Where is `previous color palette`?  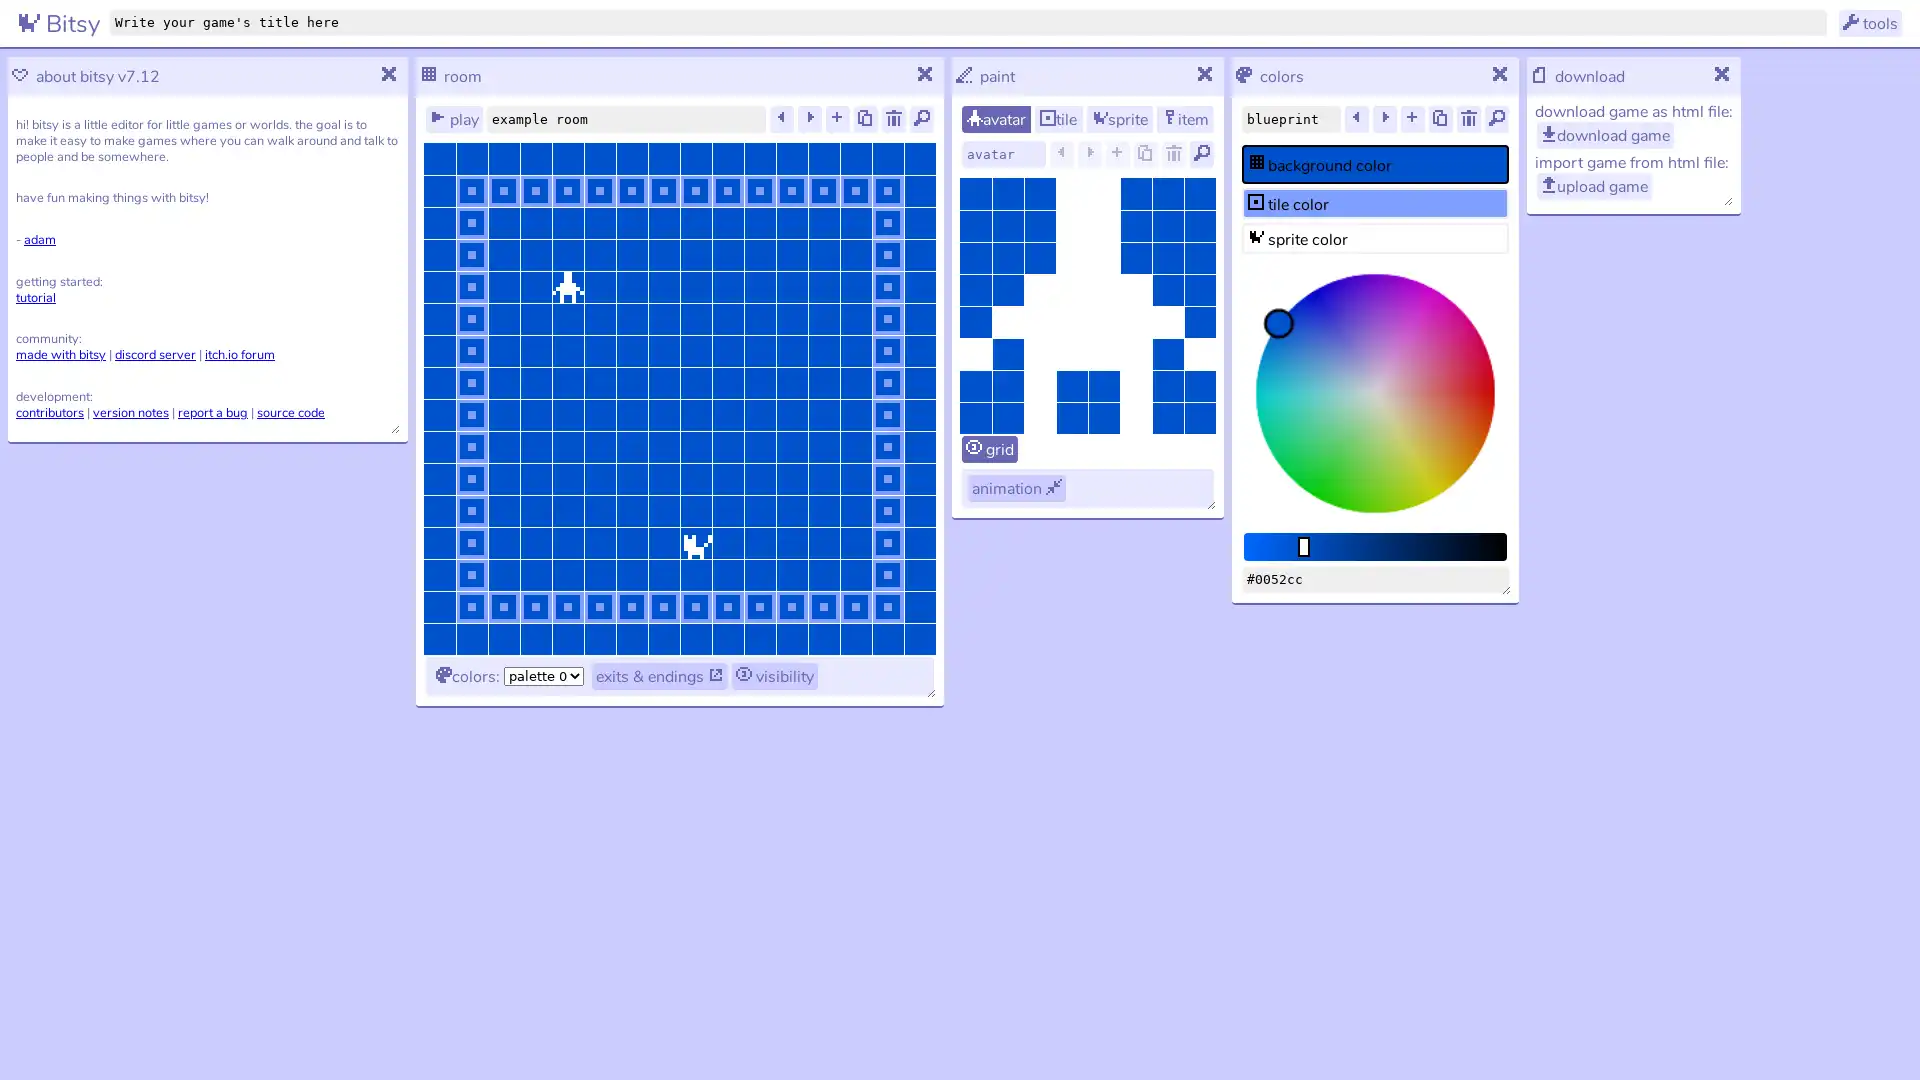 previous color palette is located at coordinates (1357, 119).